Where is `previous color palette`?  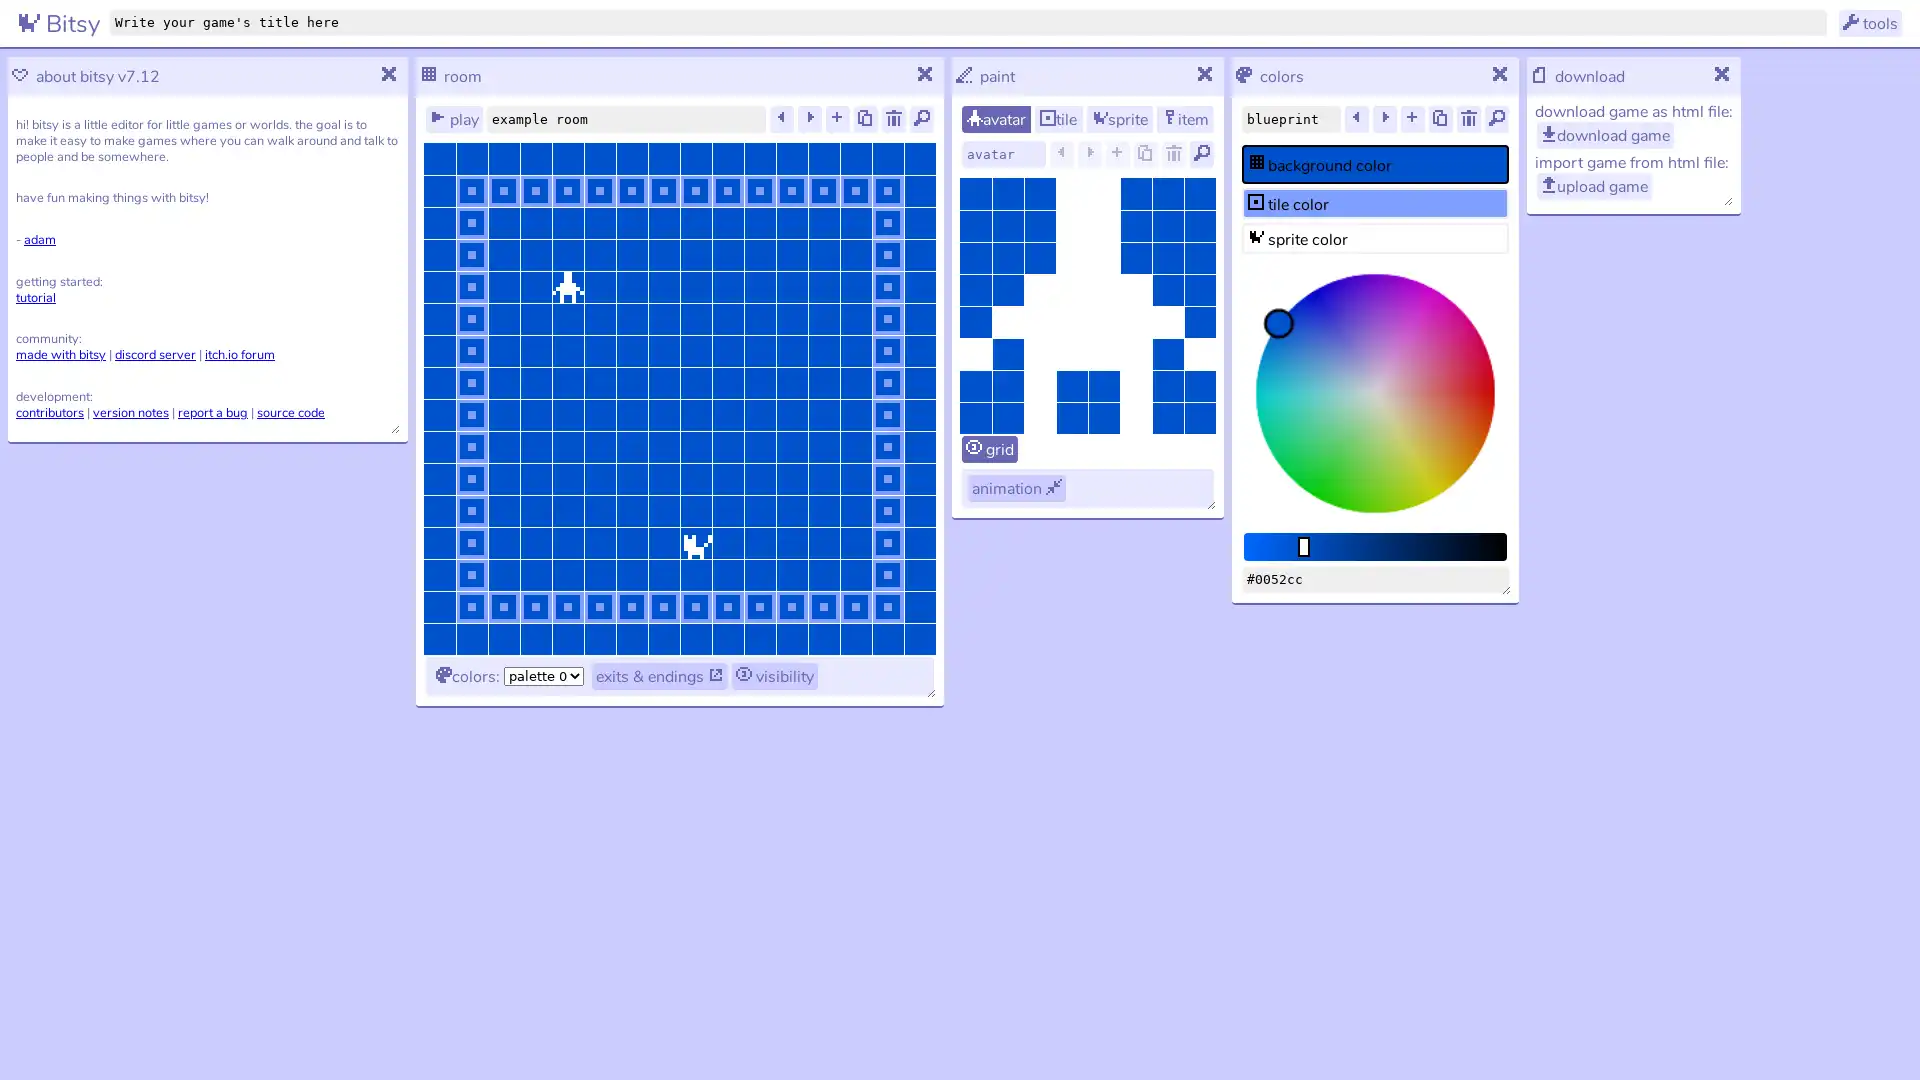 previous color palette is located at coordinates (1357, 119).